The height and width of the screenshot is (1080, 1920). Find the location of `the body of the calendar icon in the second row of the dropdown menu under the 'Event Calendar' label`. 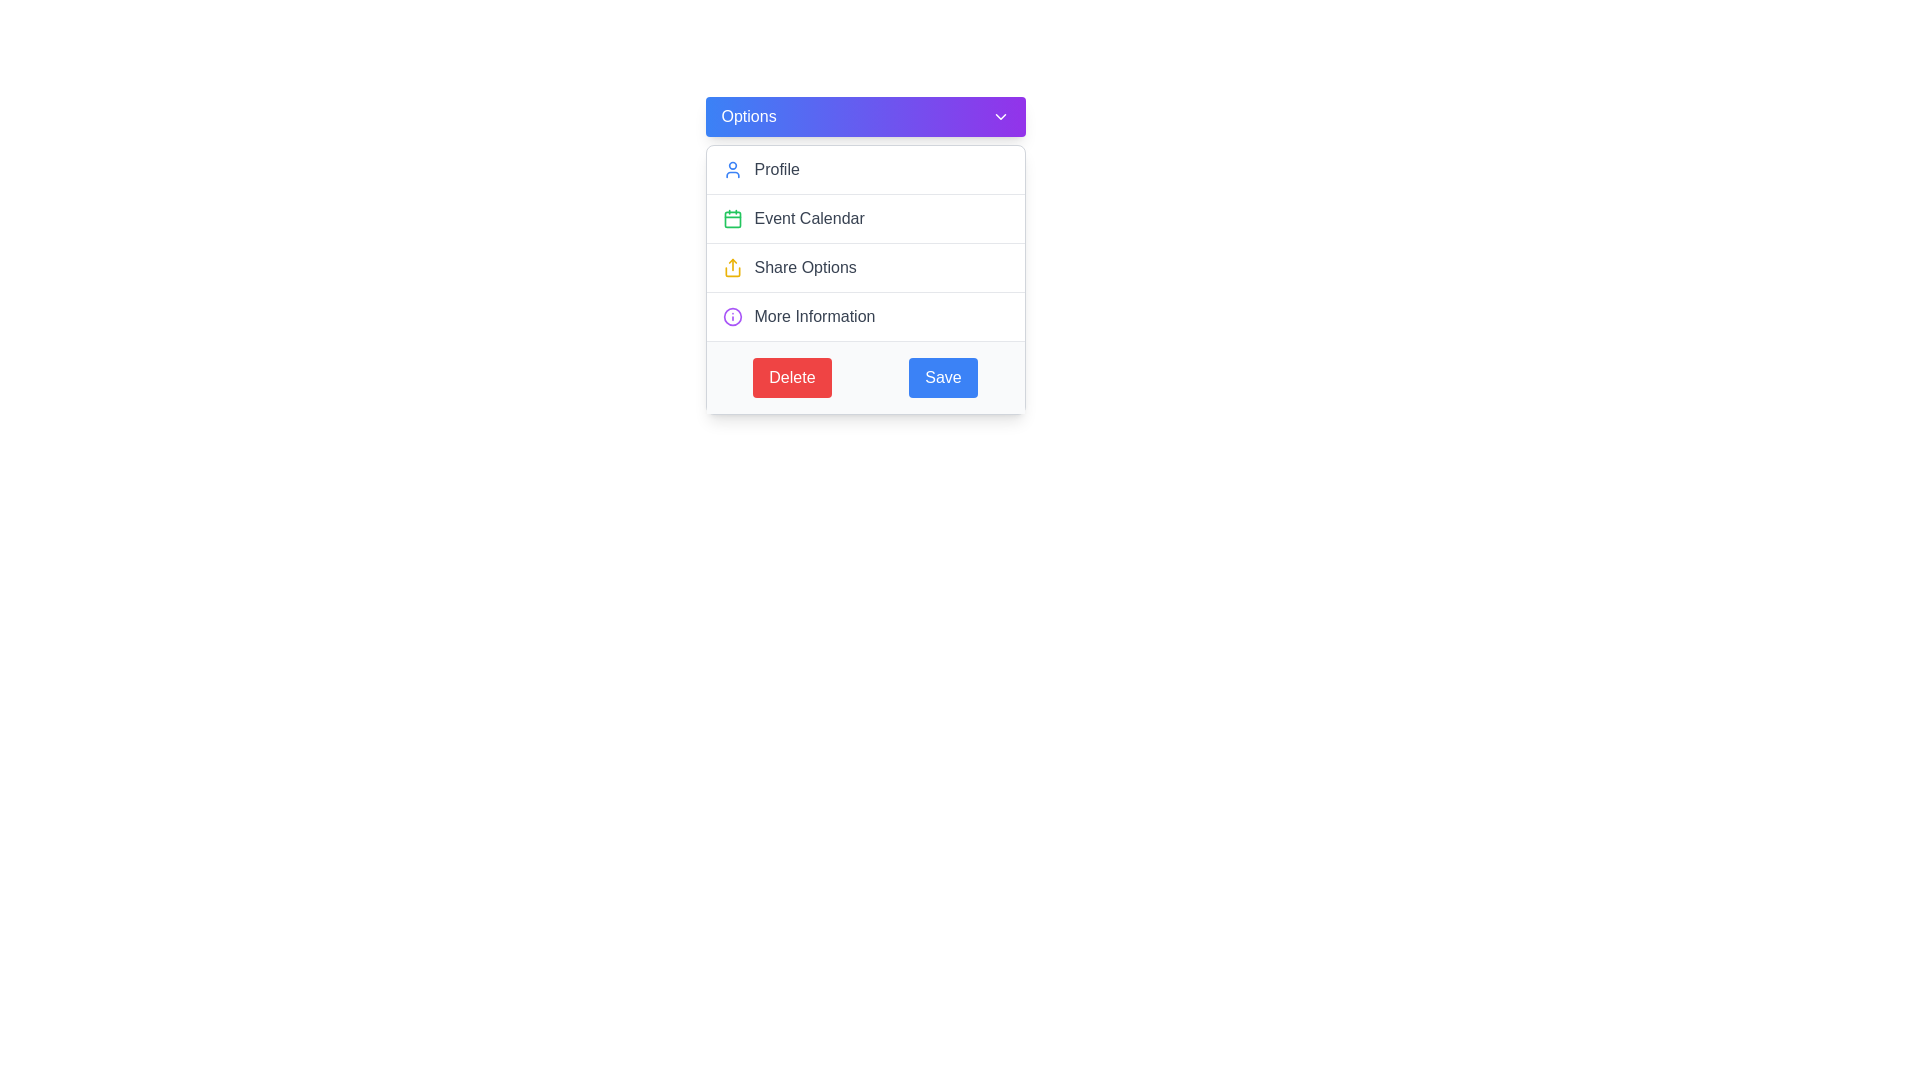

the body of the calendar icon in the second row of the dropdown menu under the 'Event Calendar' label is located at coordinates (731, 219).